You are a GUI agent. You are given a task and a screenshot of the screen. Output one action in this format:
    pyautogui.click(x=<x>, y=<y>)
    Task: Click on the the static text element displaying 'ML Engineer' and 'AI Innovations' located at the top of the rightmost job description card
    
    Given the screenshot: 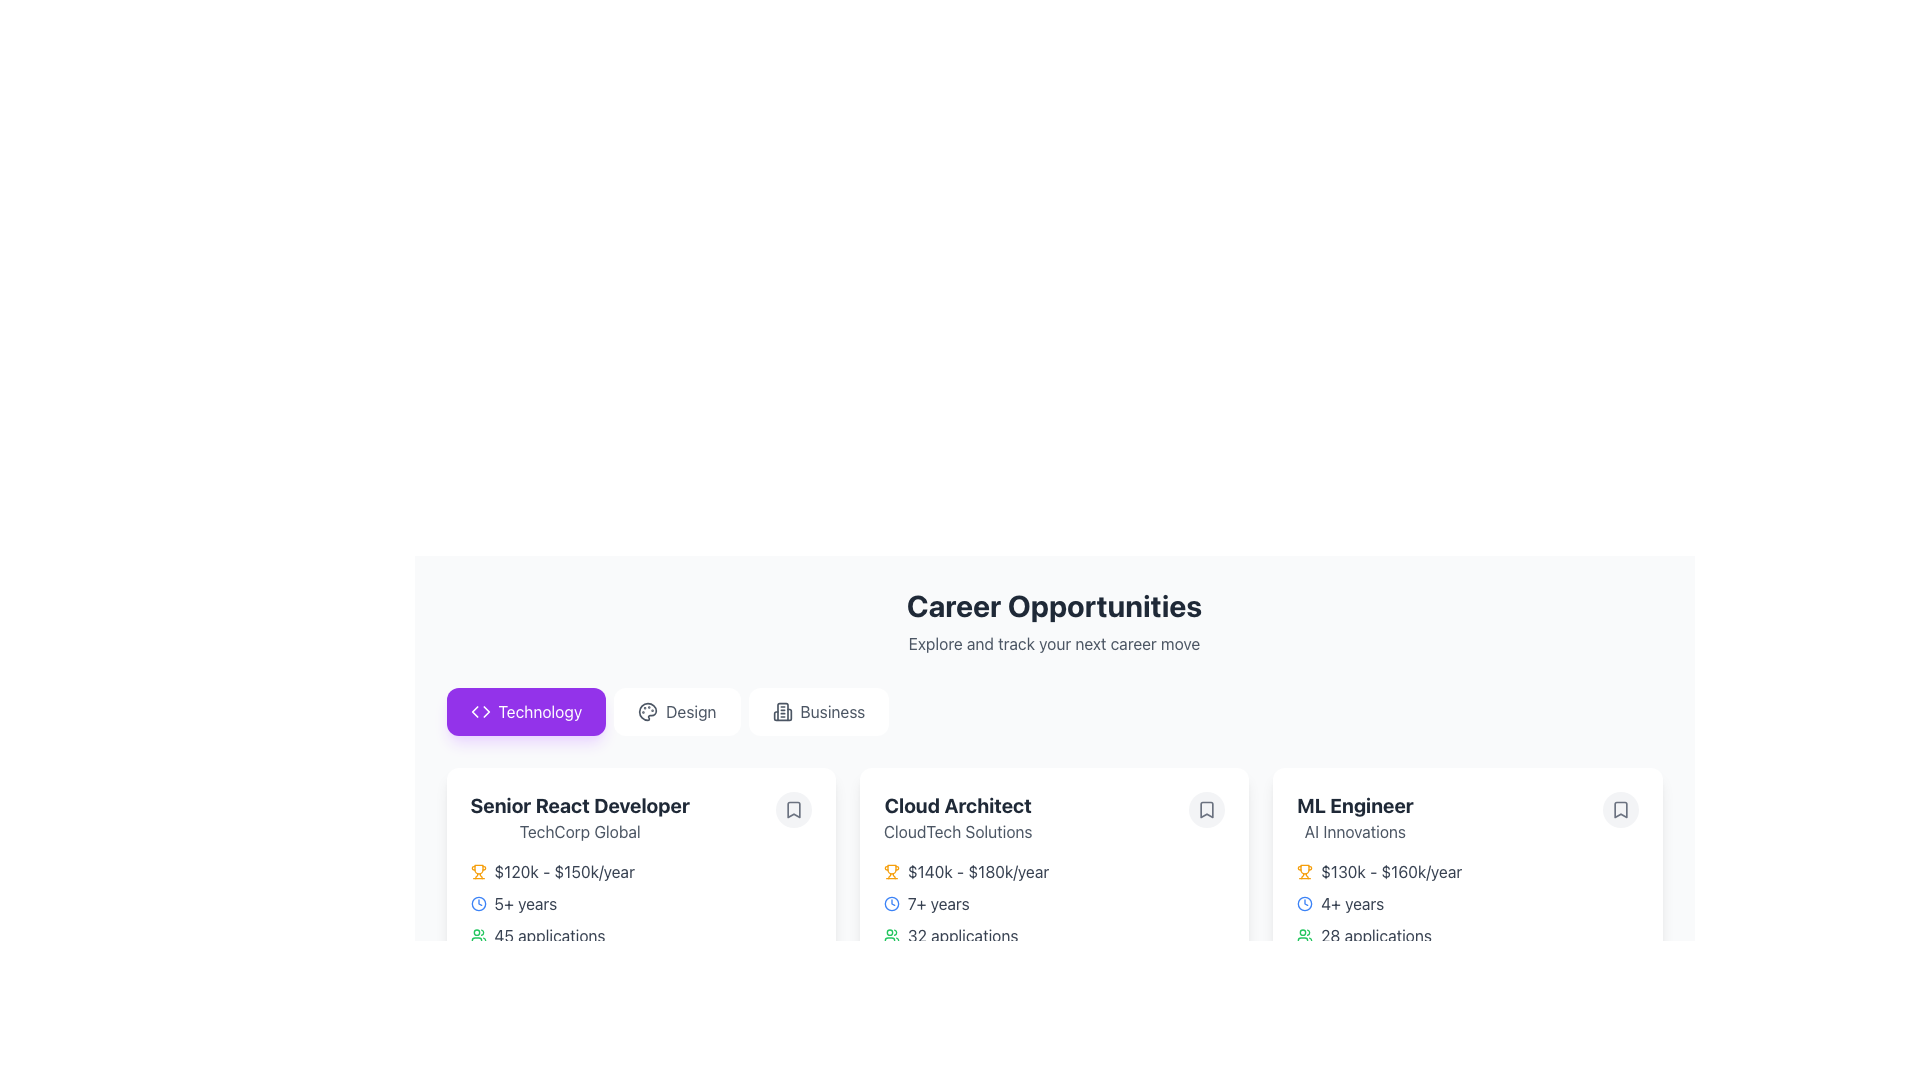 What is the action you would take?
    pyautogui.click(x=1355, y=817)
    